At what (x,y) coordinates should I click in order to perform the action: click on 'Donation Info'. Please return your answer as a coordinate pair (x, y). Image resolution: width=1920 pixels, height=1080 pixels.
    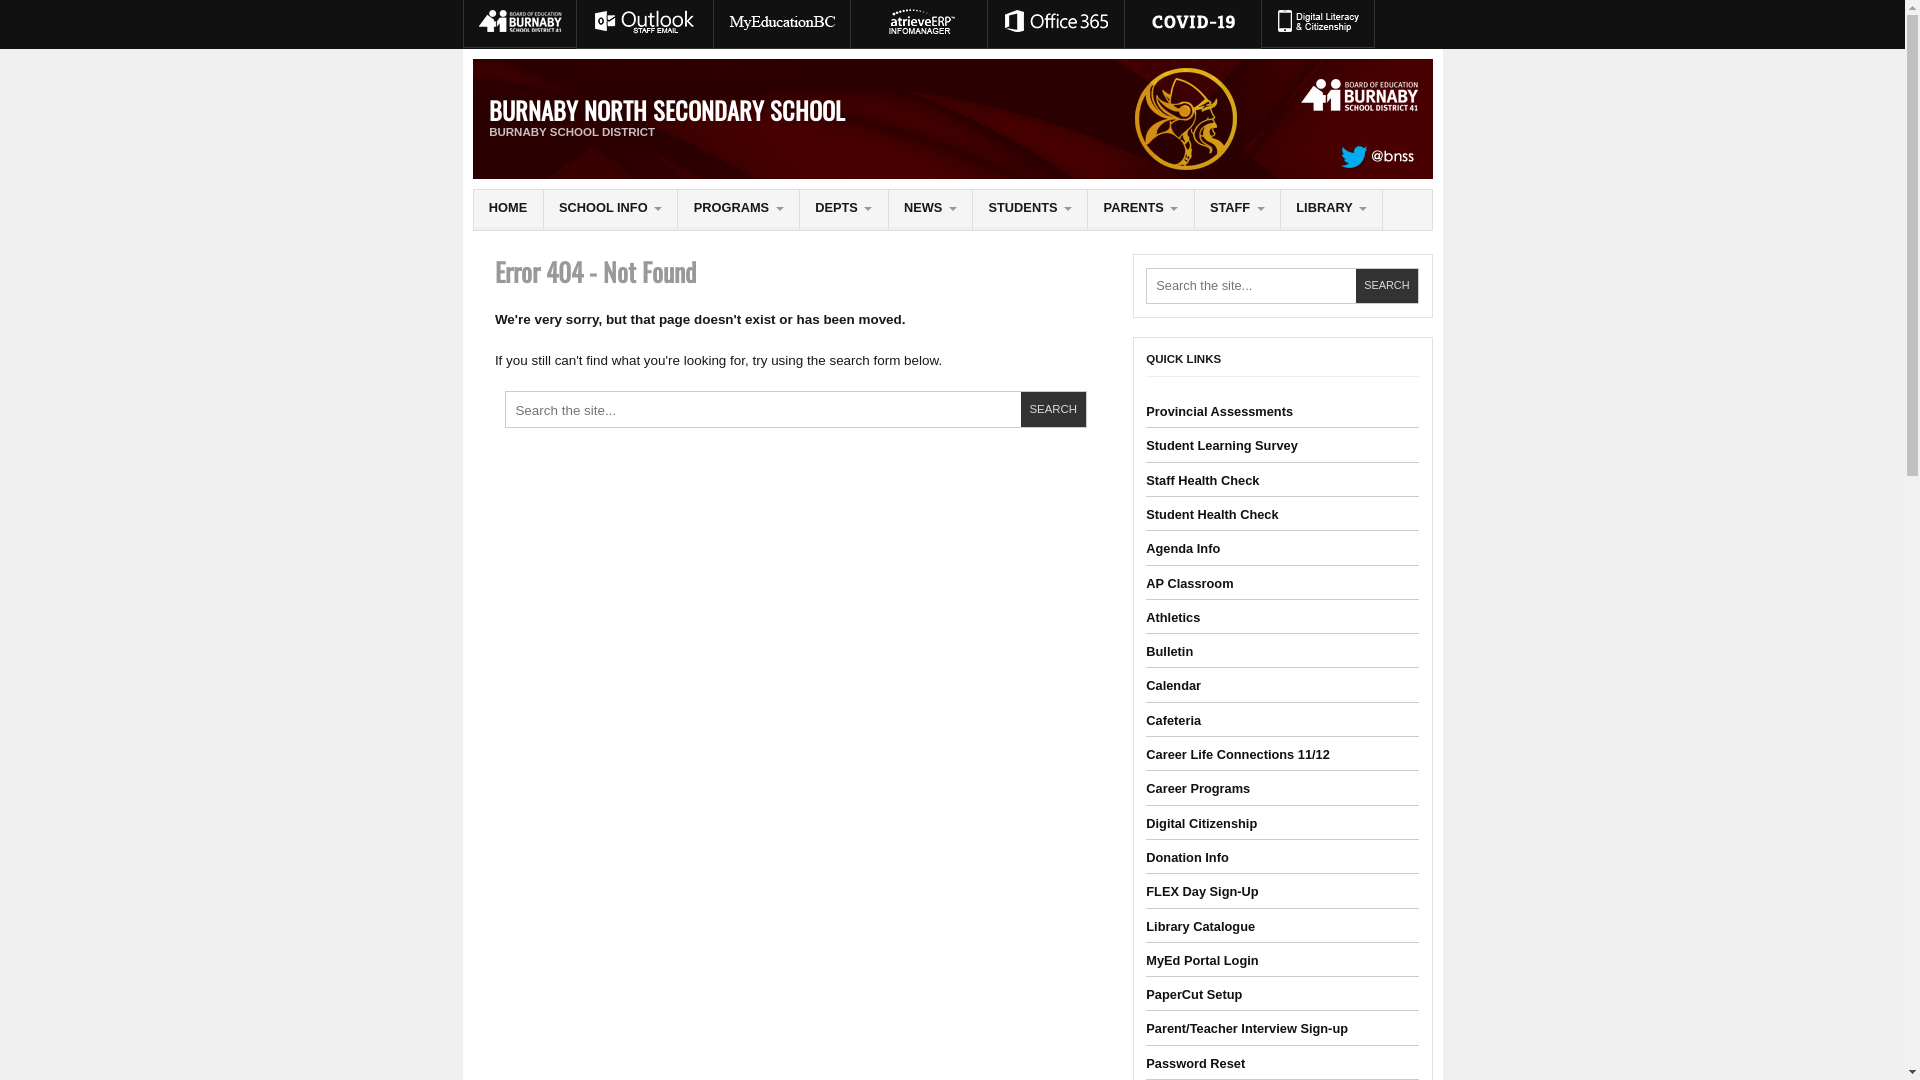
    Looking at the image, I should click on (1186, 856).